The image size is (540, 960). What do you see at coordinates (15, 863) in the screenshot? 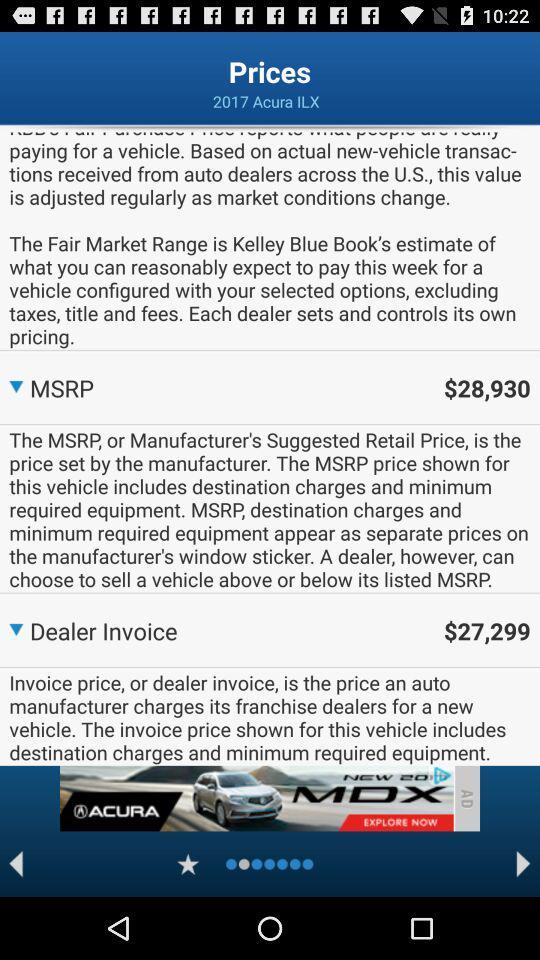
I see `go back` at bounding box center [15, 863].